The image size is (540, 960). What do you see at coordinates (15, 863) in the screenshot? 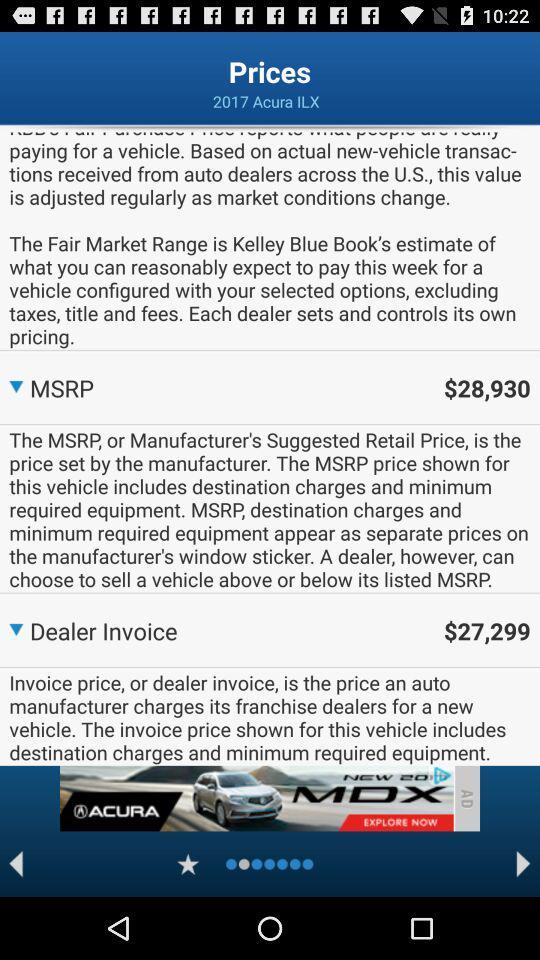
I see `go back` at bounding box center [15, 863].